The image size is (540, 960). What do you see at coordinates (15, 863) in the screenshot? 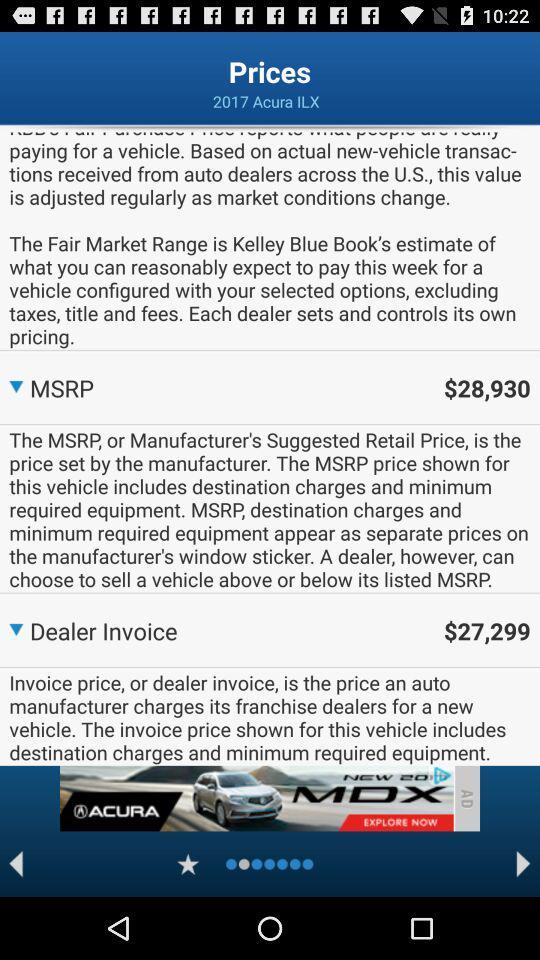
I see `go back` at bounding box center [15, 863].